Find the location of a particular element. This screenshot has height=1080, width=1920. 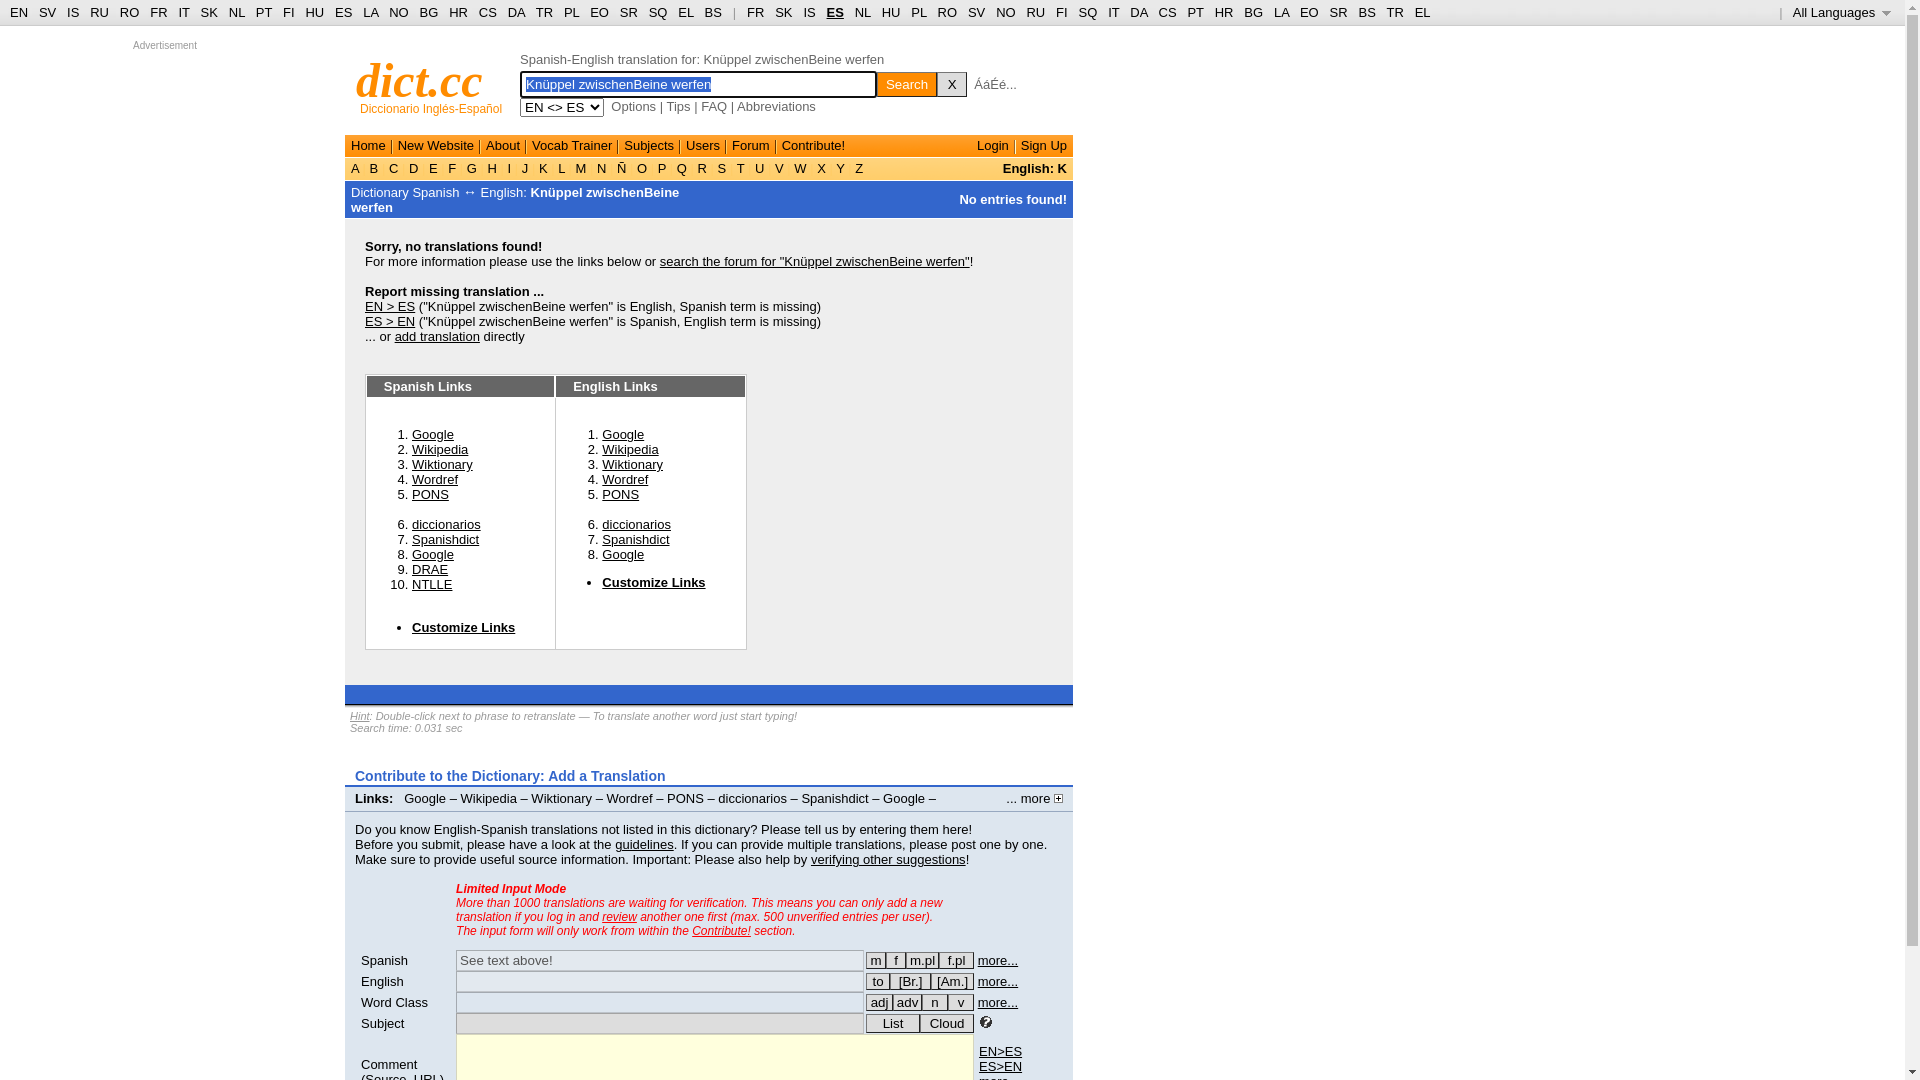

'SQ' is located at coordinates (648, 12).